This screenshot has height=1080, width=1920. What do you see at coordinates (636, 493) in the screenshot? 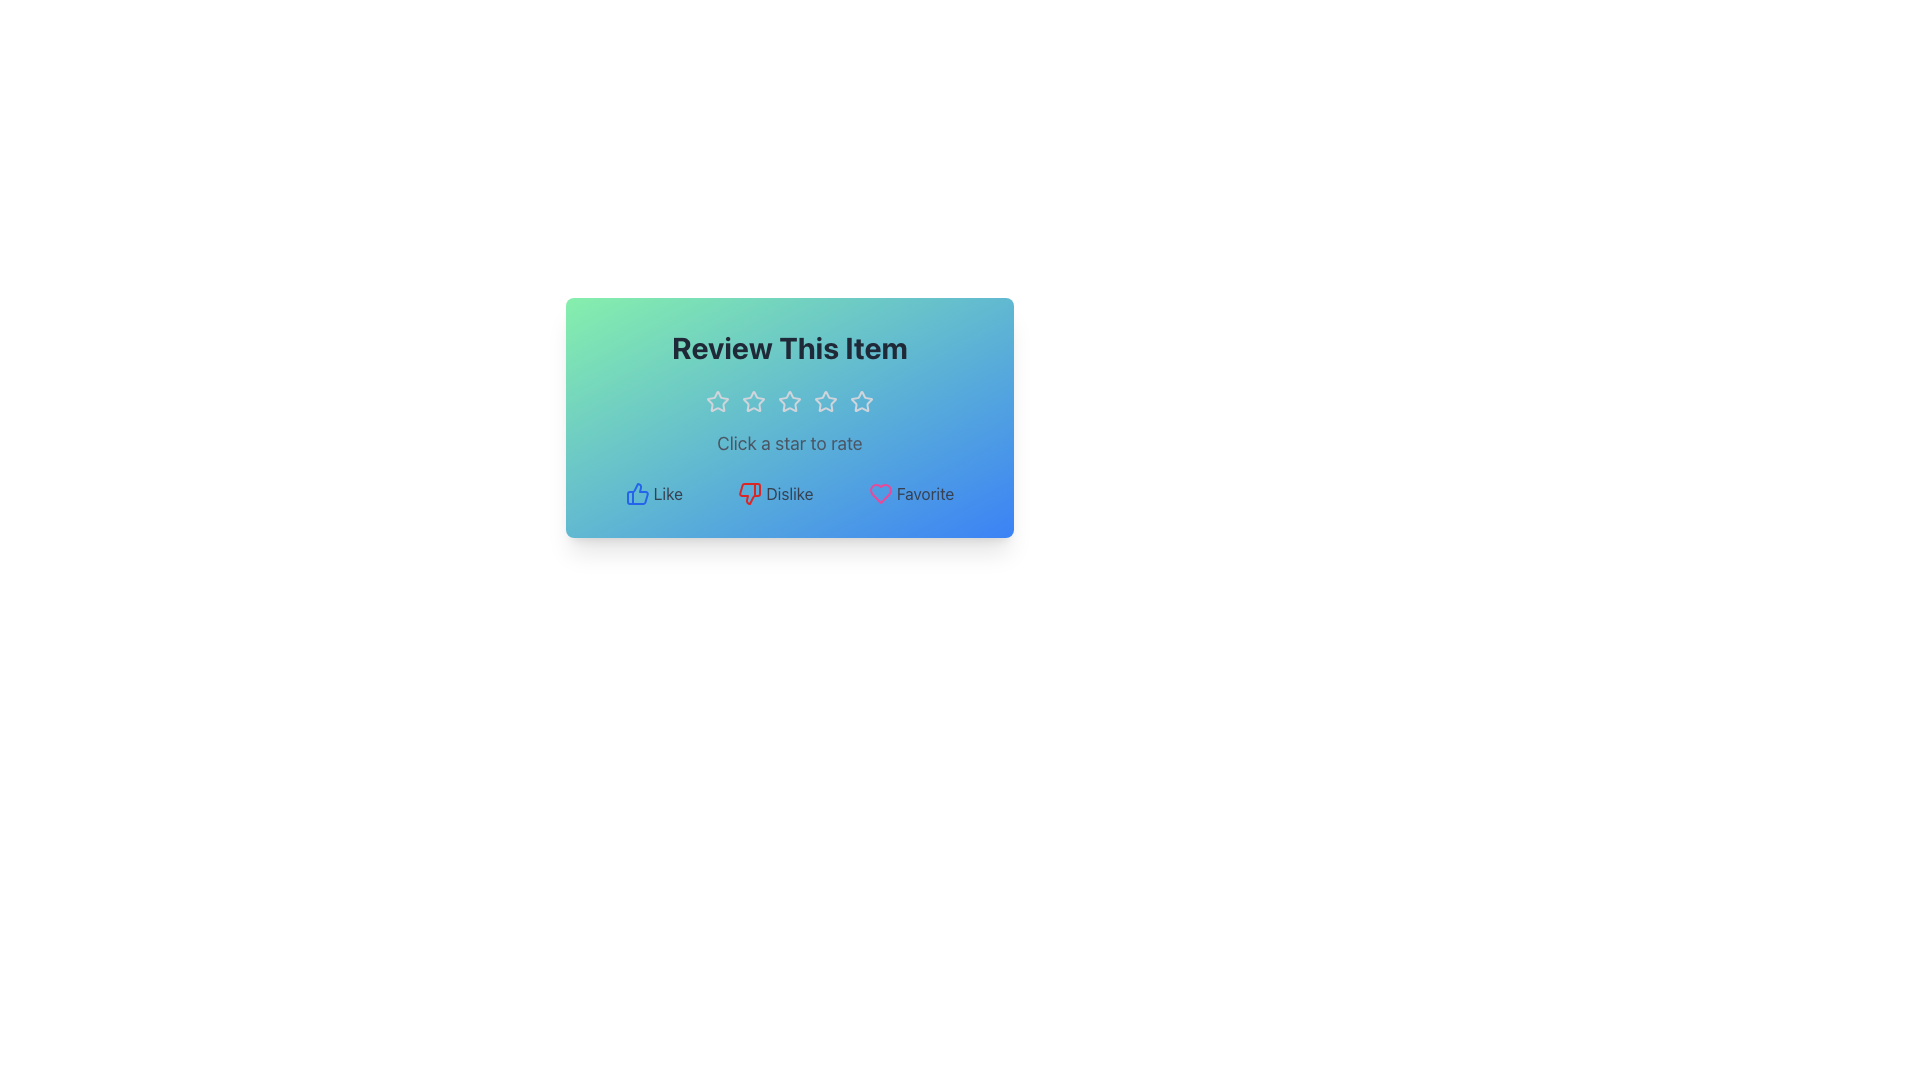
I see `the blue outlined thumbs-up icon next to the 'Like' label` at bounding box center [636, 493].